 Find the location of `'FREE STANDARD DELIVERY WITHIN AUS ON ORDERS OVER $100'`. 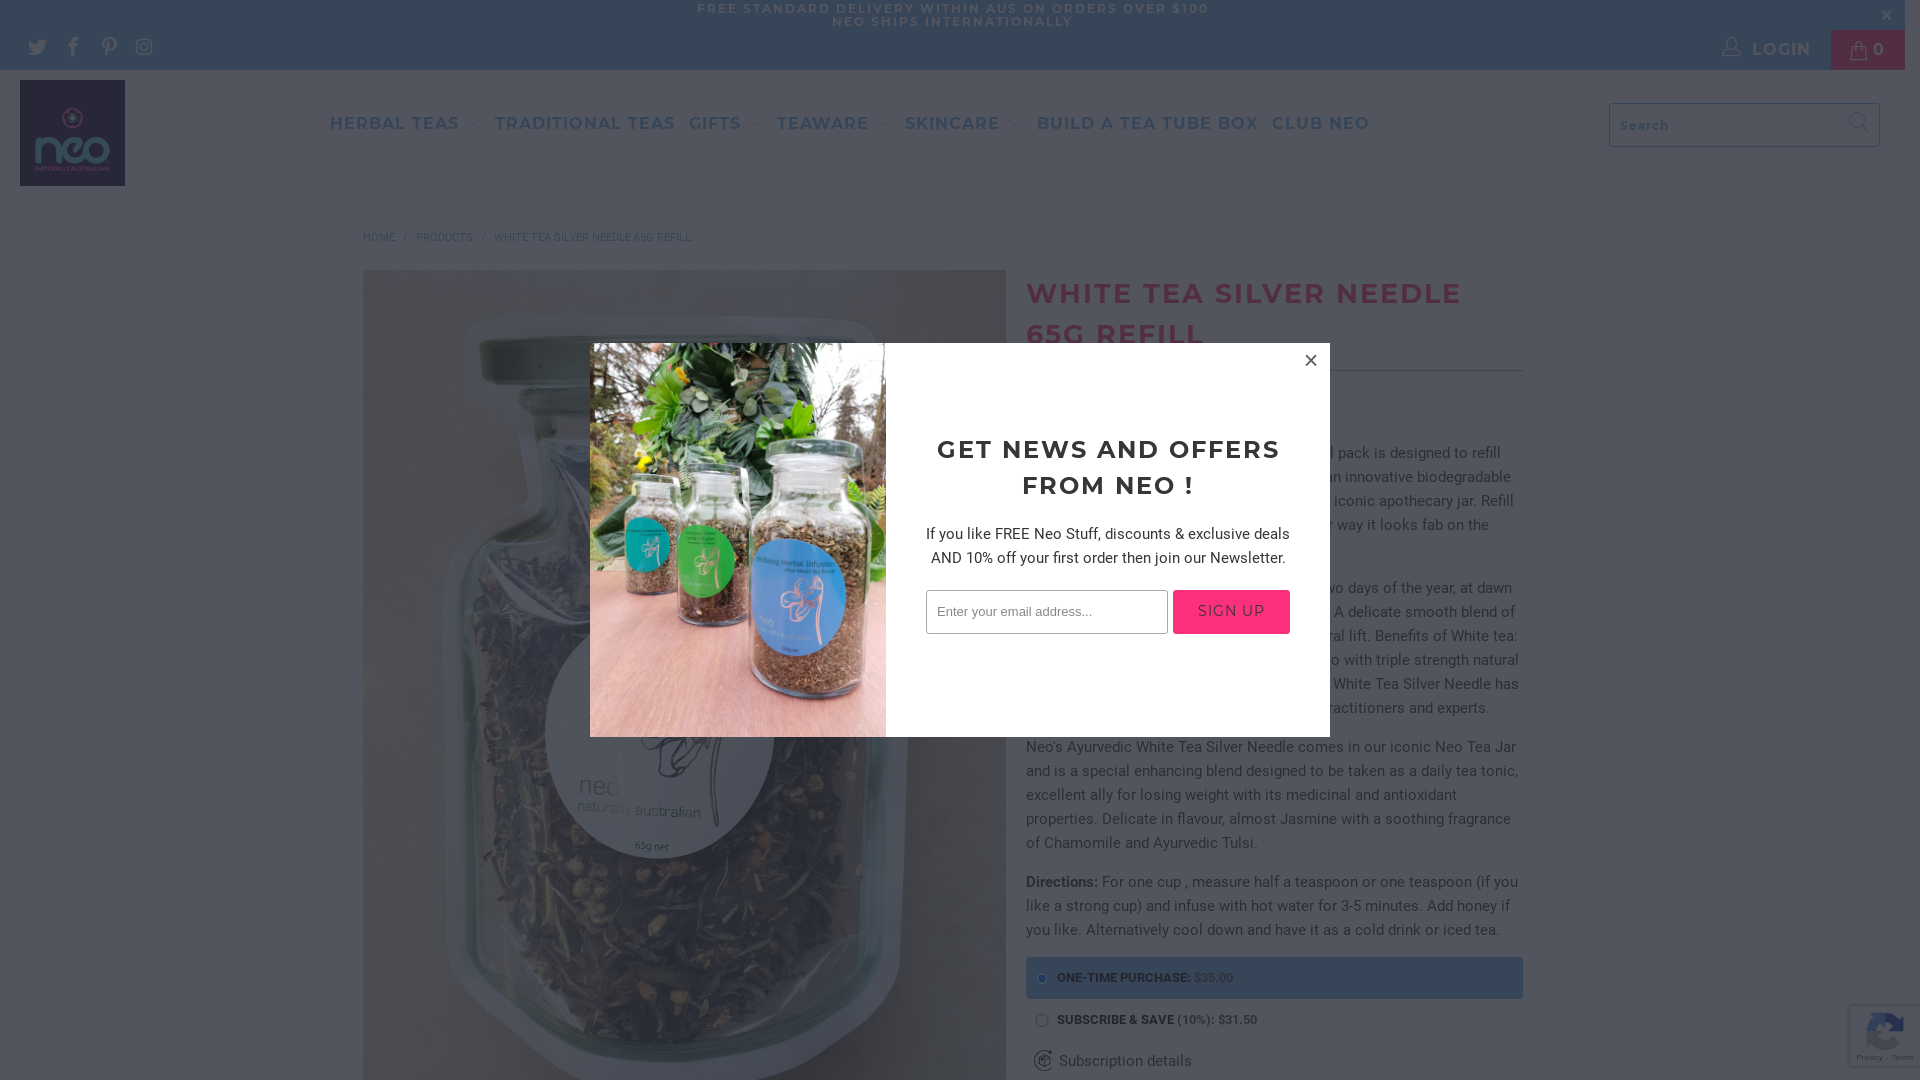

'FREE STANDARD DELIVERY WITHIN AUS ON ORDERS OVER $100' is located at coordinates (950, 8).